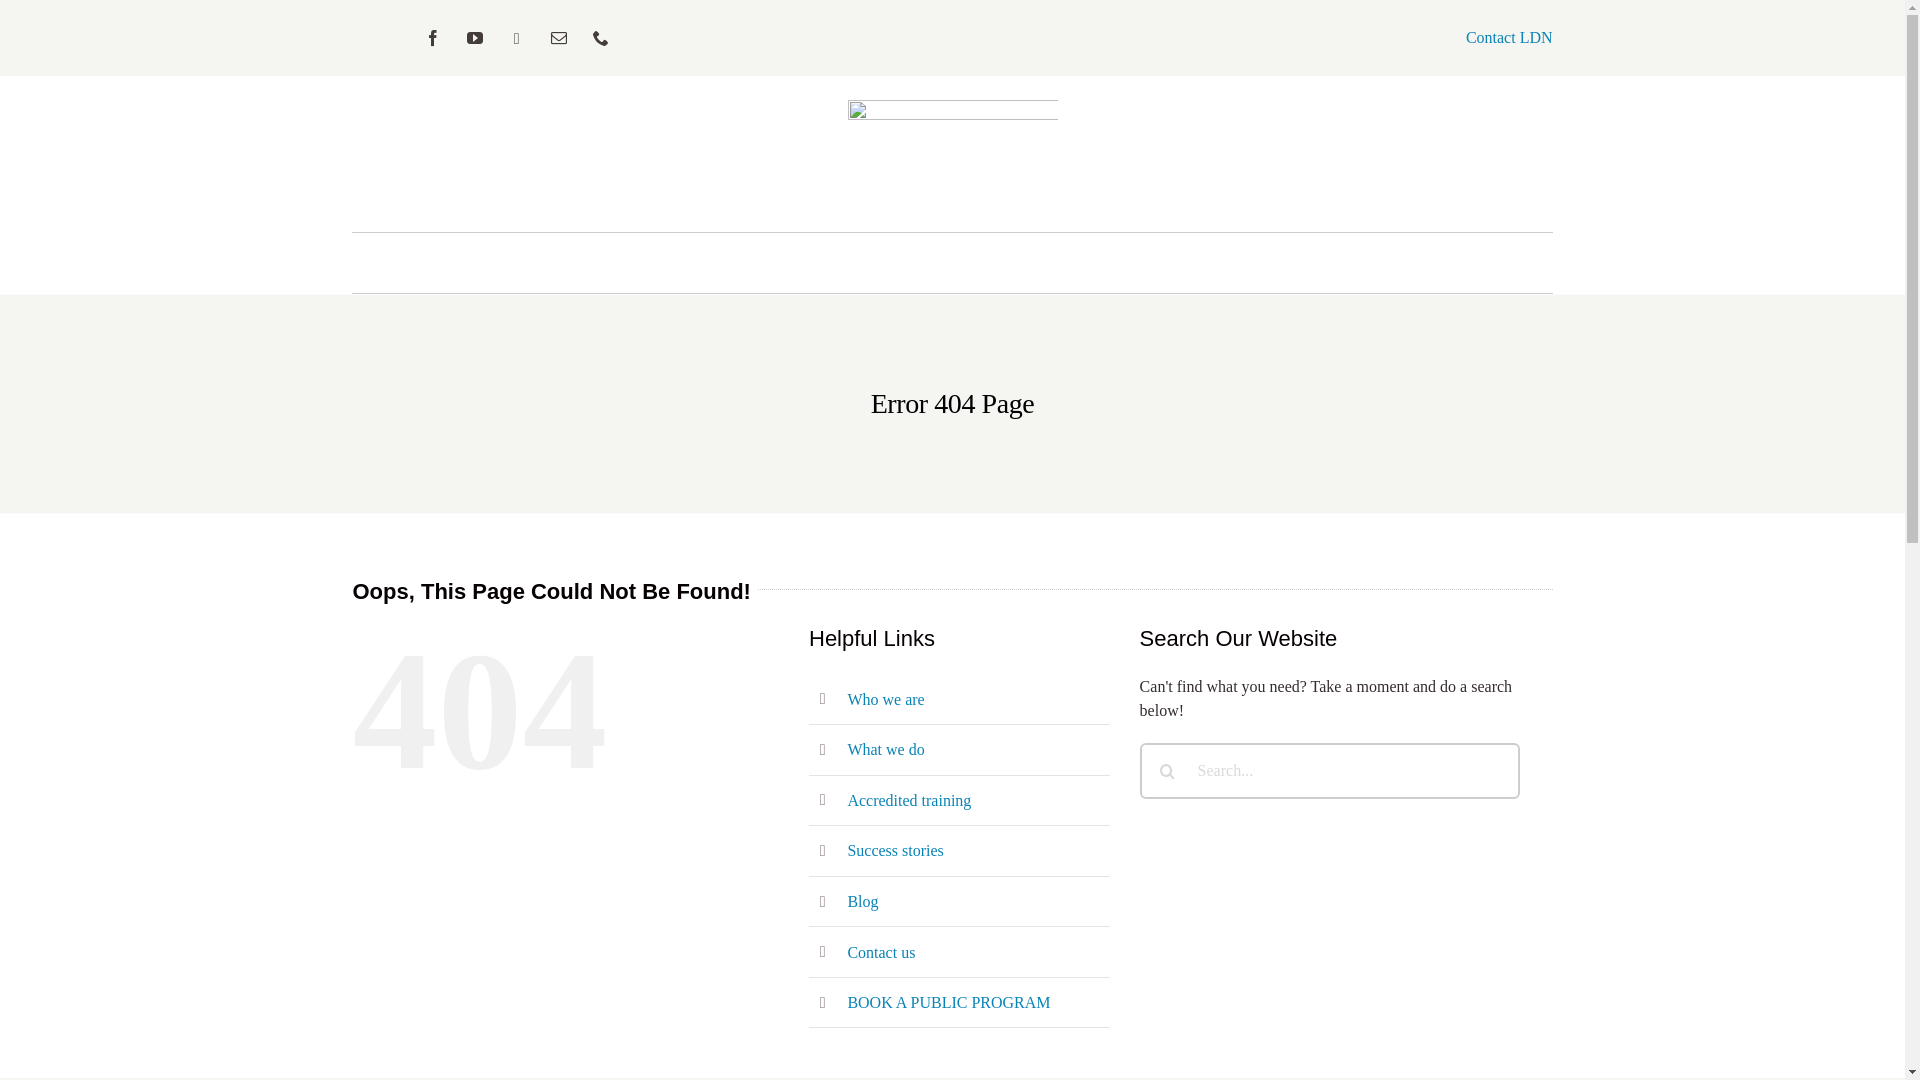  Describe the element at coordinates (907, 799) in the screenshot. I see `'Accredited training'` at that location.